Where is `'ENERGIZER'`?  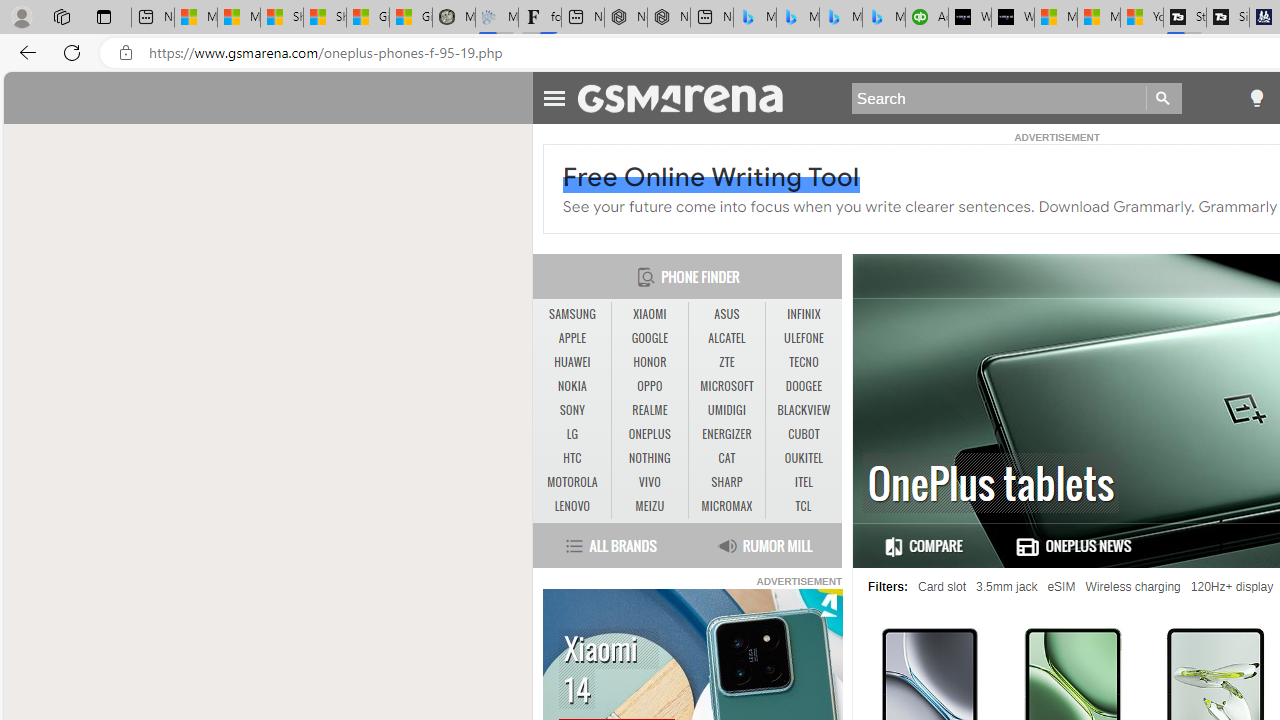 'ENERGIZER' is located at coordinates (726, 433).